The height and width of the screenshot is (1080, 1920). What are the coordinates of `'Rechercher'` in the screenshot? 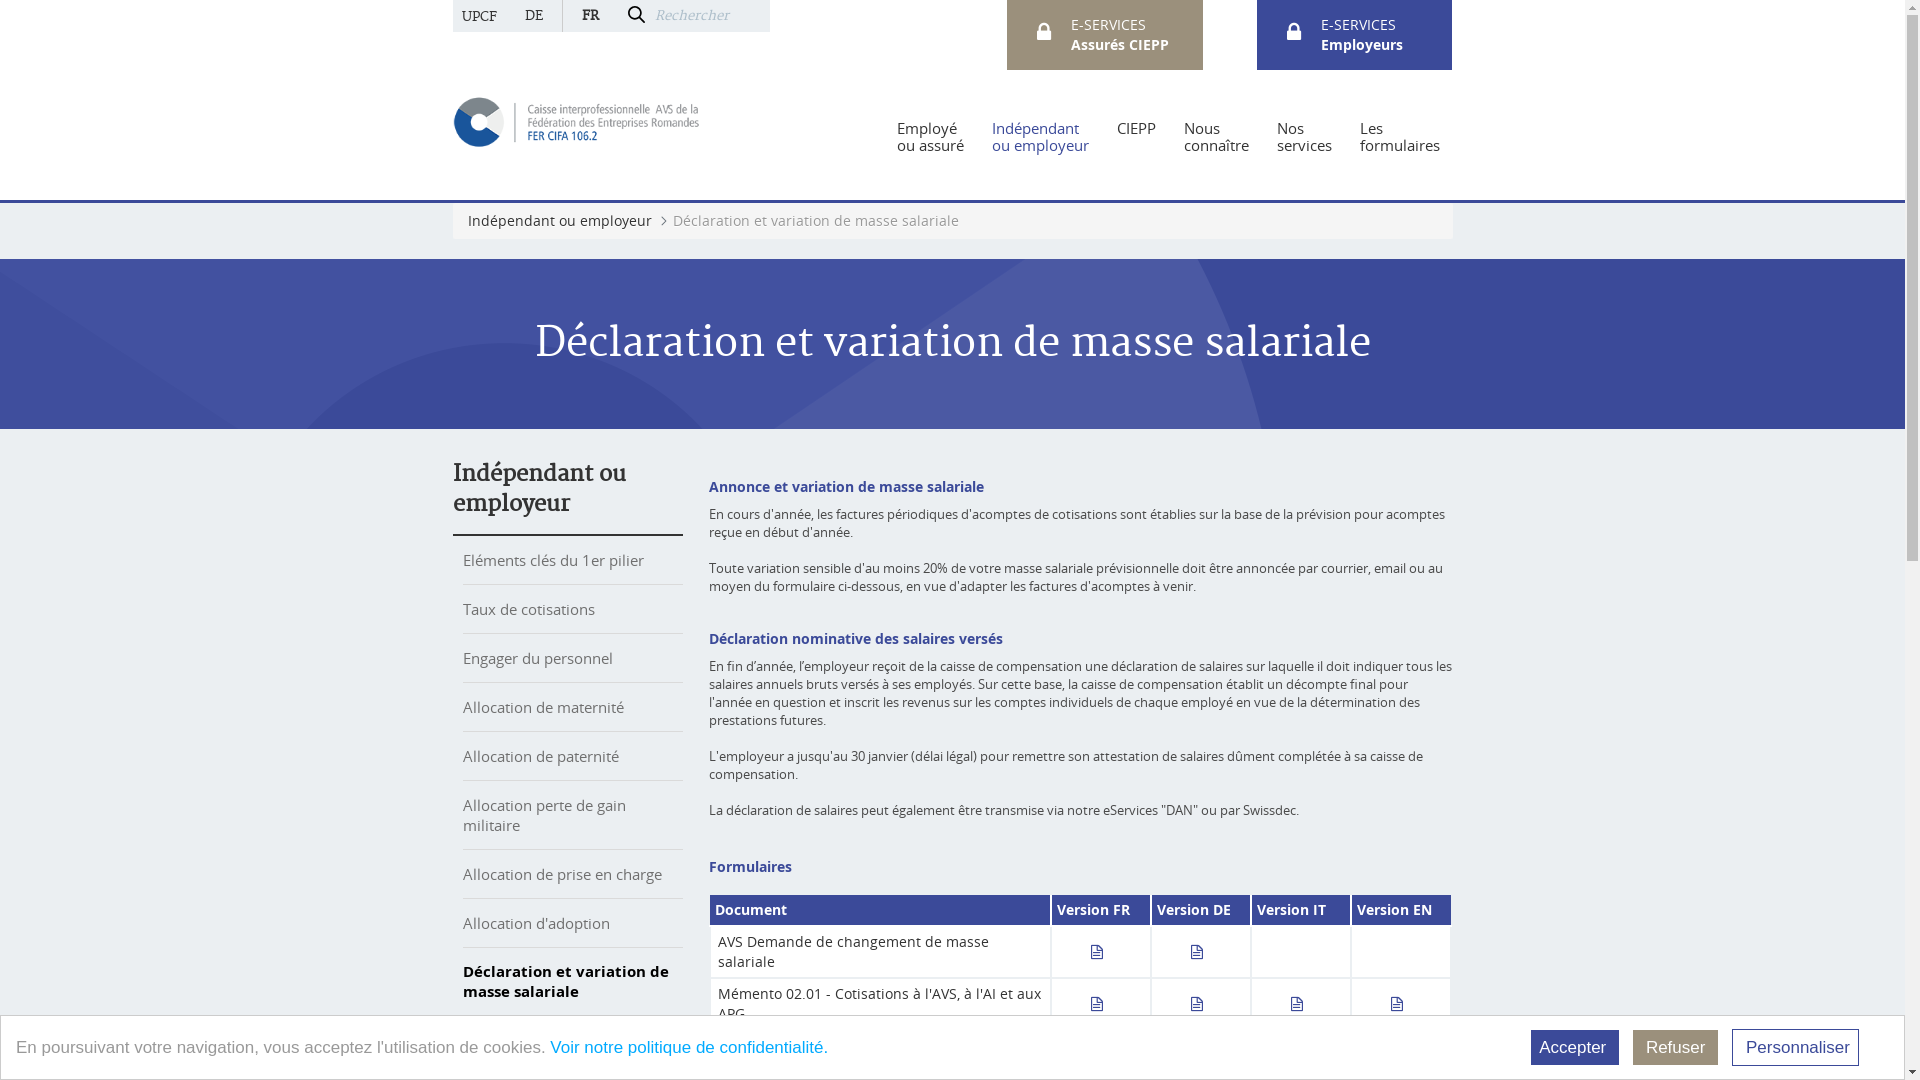 It's located at (635, 16).